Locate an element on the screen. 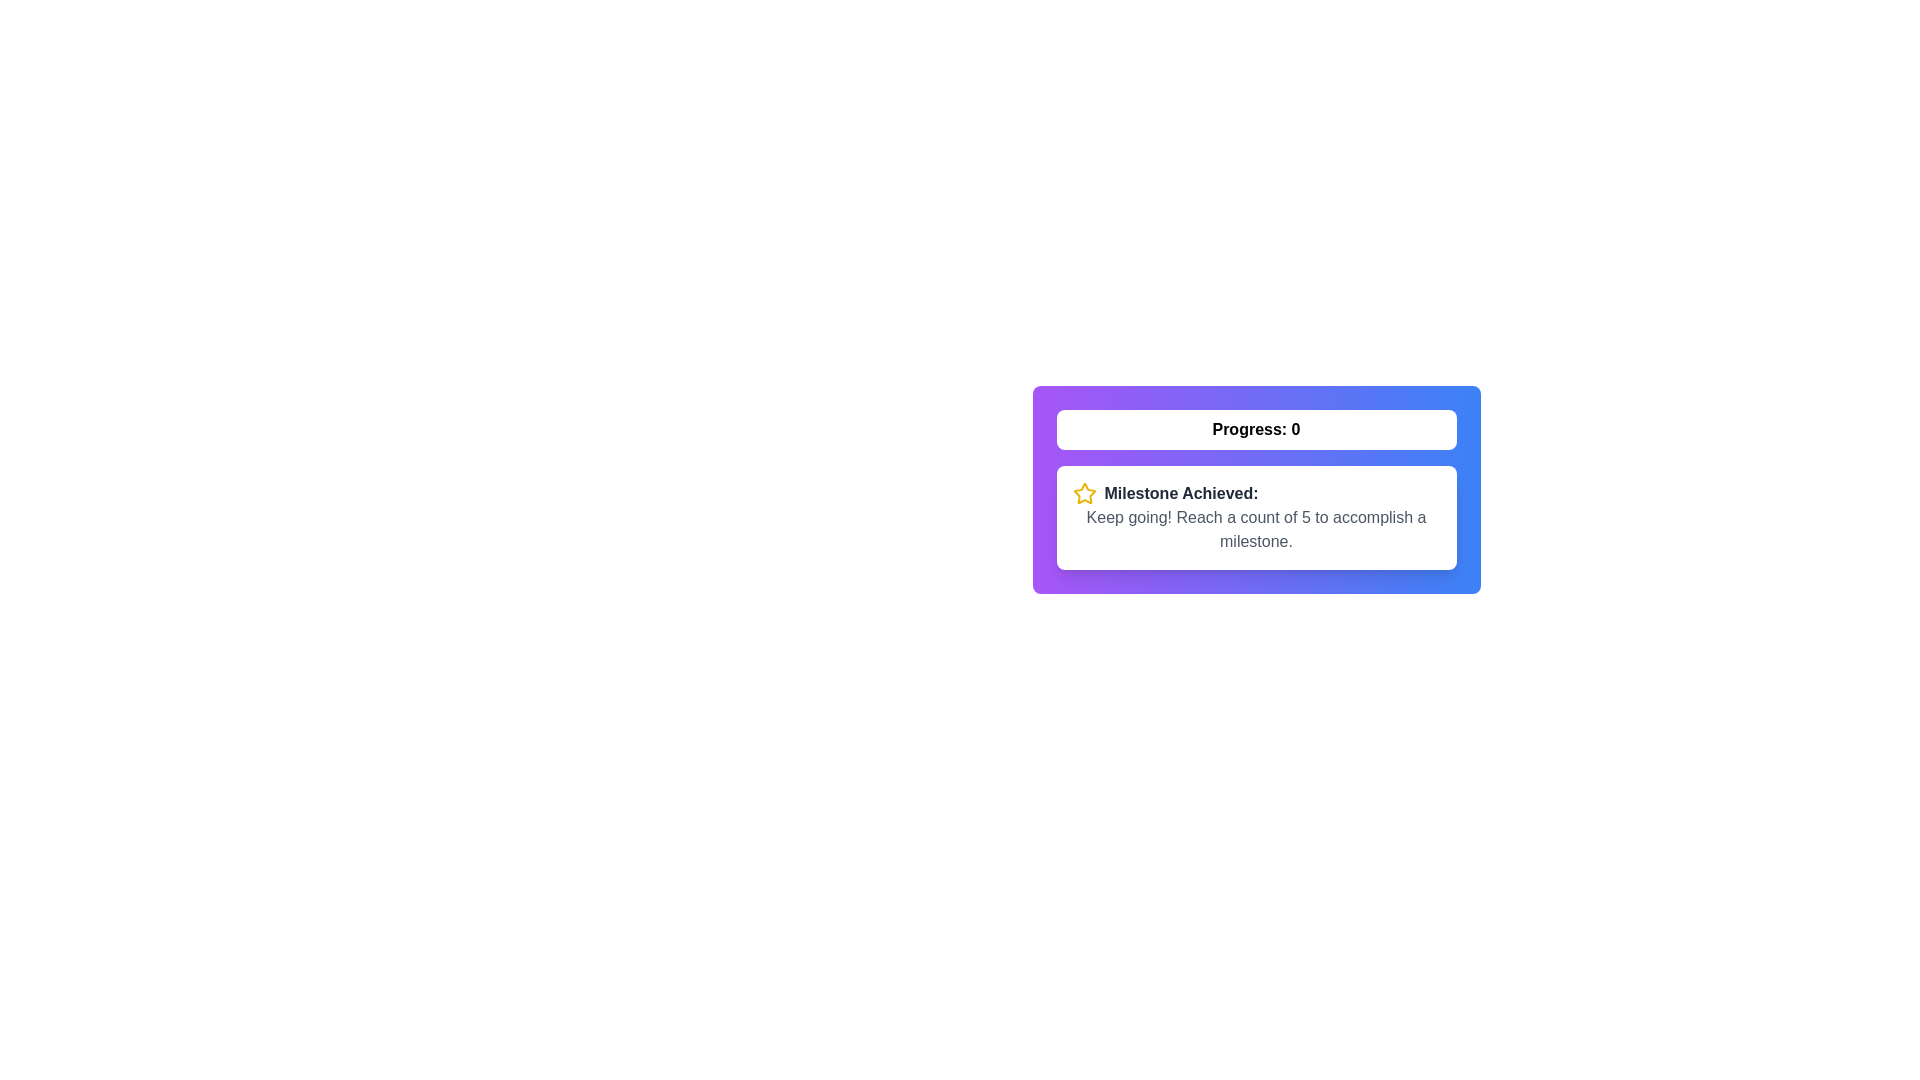 This screenshot has height=1080, width=1920. the yellow star-shaped decorative icon with a hollow center, which is located in the left section of an achievement-related text block is located at coordinates (1083, 493).